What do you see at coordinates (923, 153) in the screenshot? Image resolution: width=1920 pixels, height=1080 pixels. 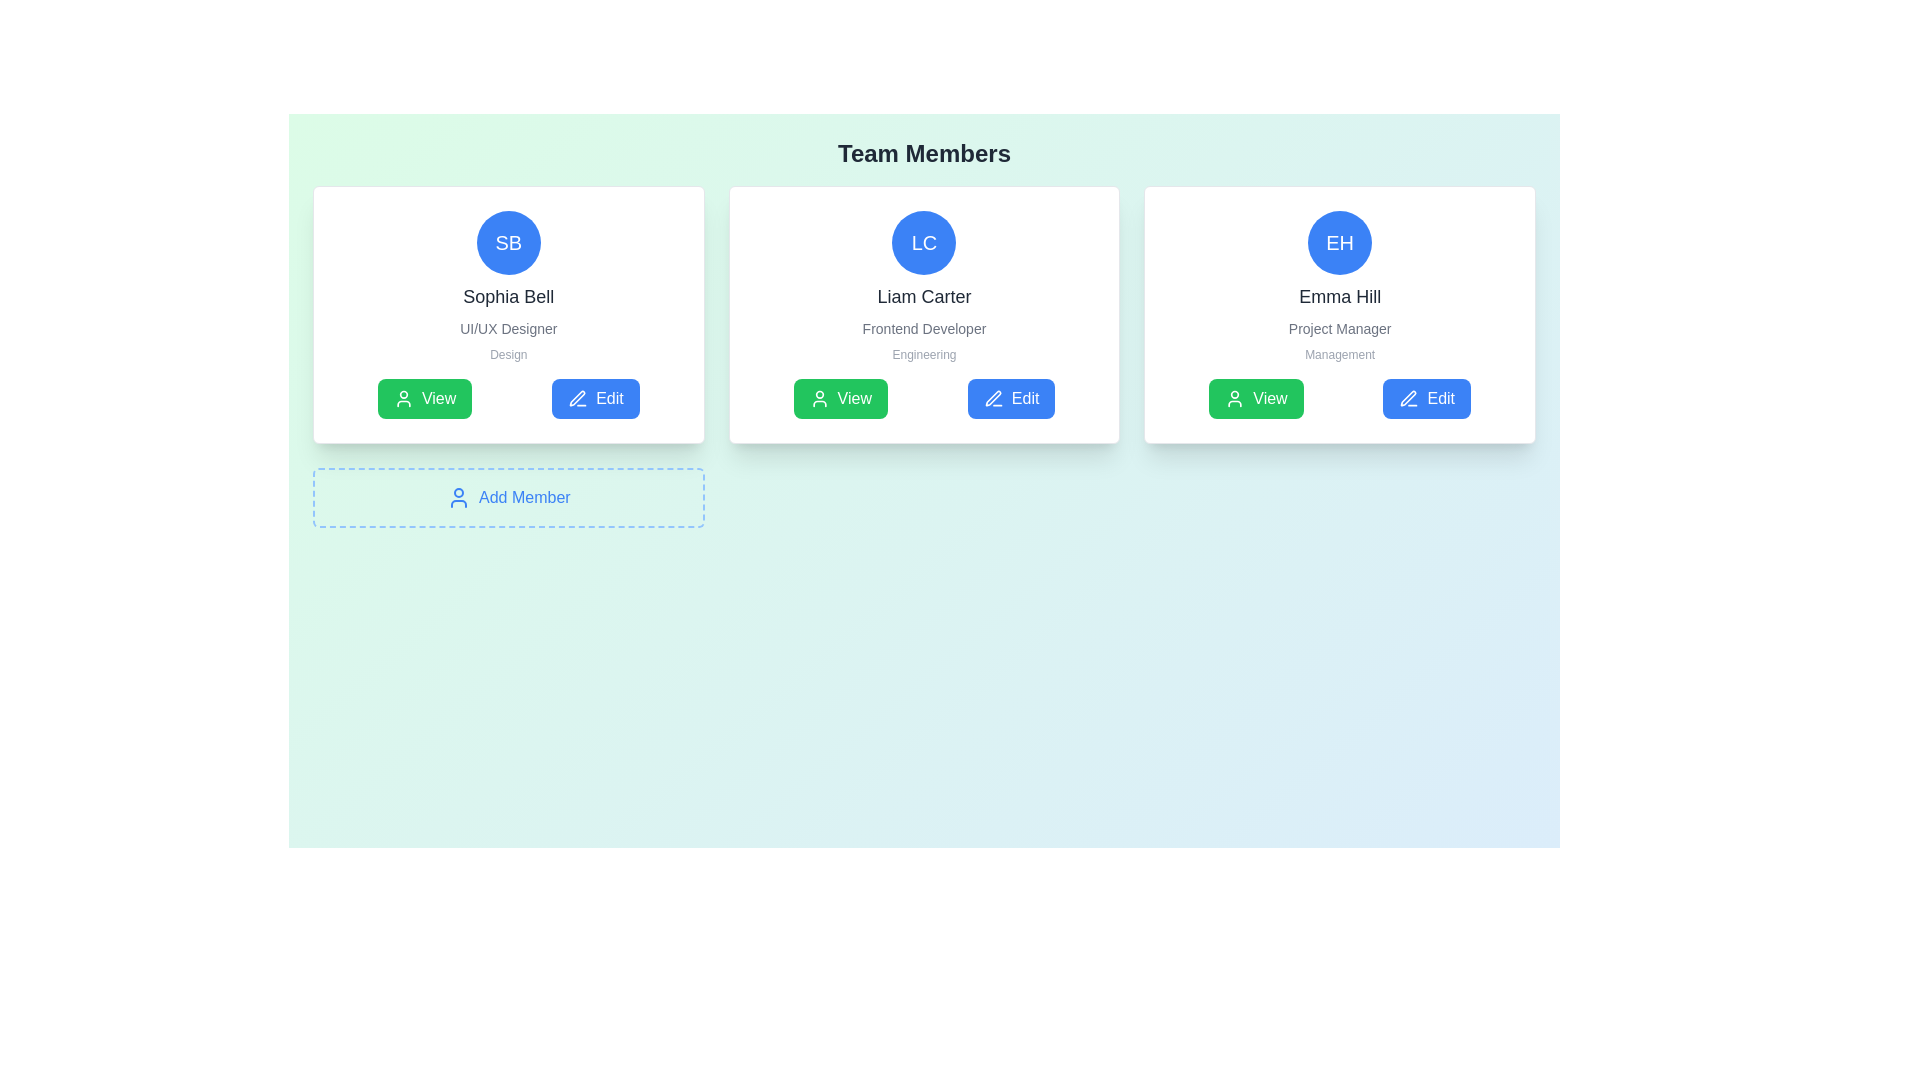 I see `heading text that serves as the title for the section displaying team members, located at the upper section of the layout` at bounding box center [923, 153].